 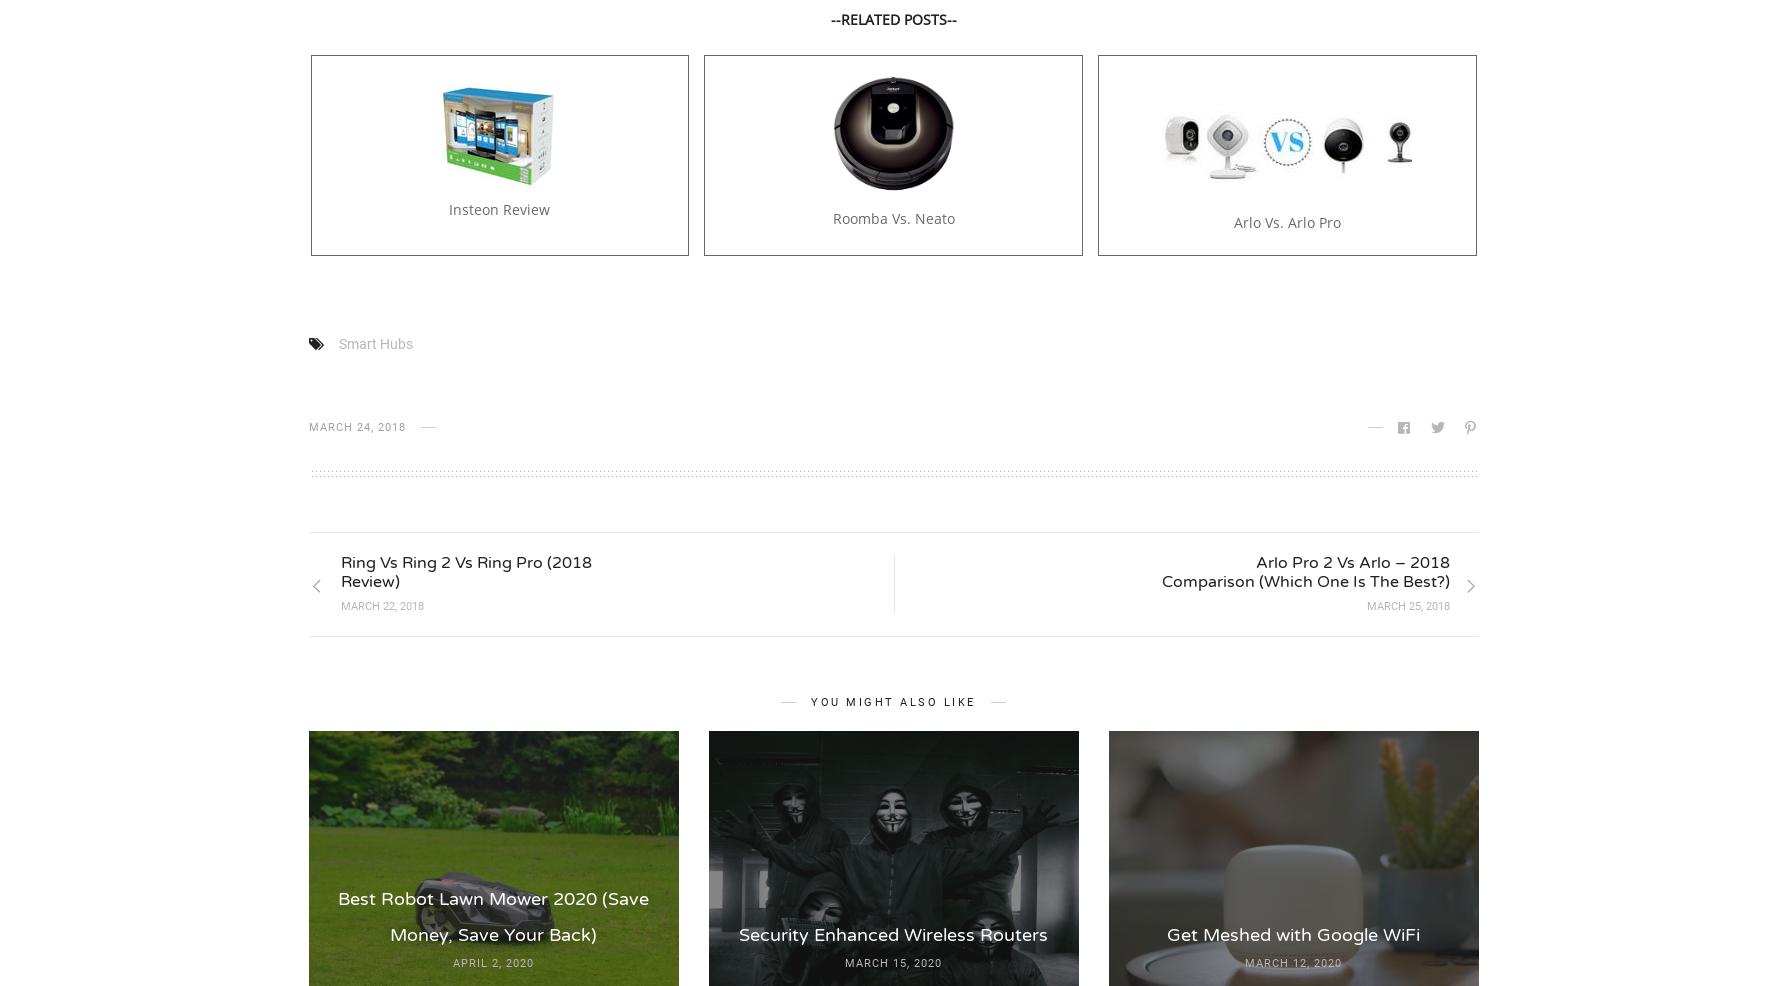 I want to click on 'Security Enhanced Wireless Routers', so click(x=893, y=934).